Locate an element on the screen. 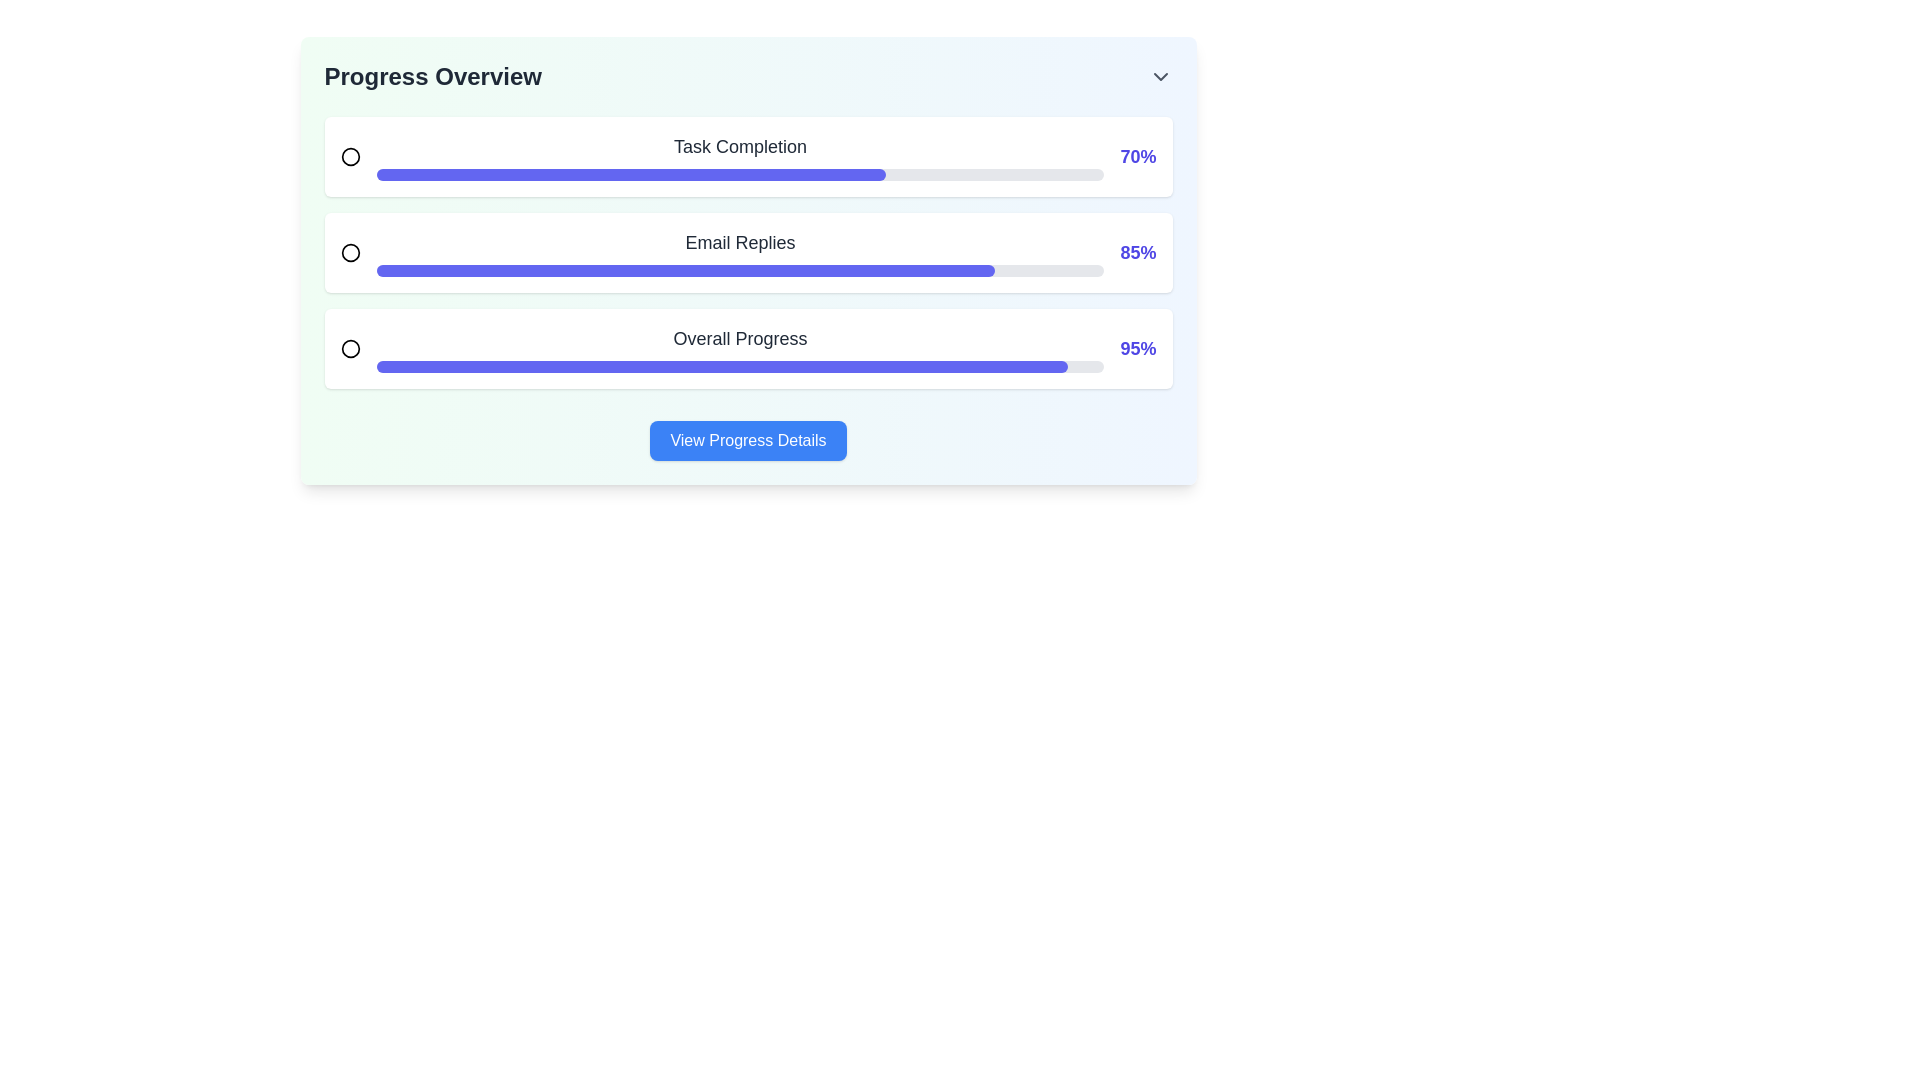 The image size is (1920, 1080). the 'Email Replies' text label, which is styled in a medium-sized bold gray font and located in the second row of the progress overview component is located at coordinates (739, 242).